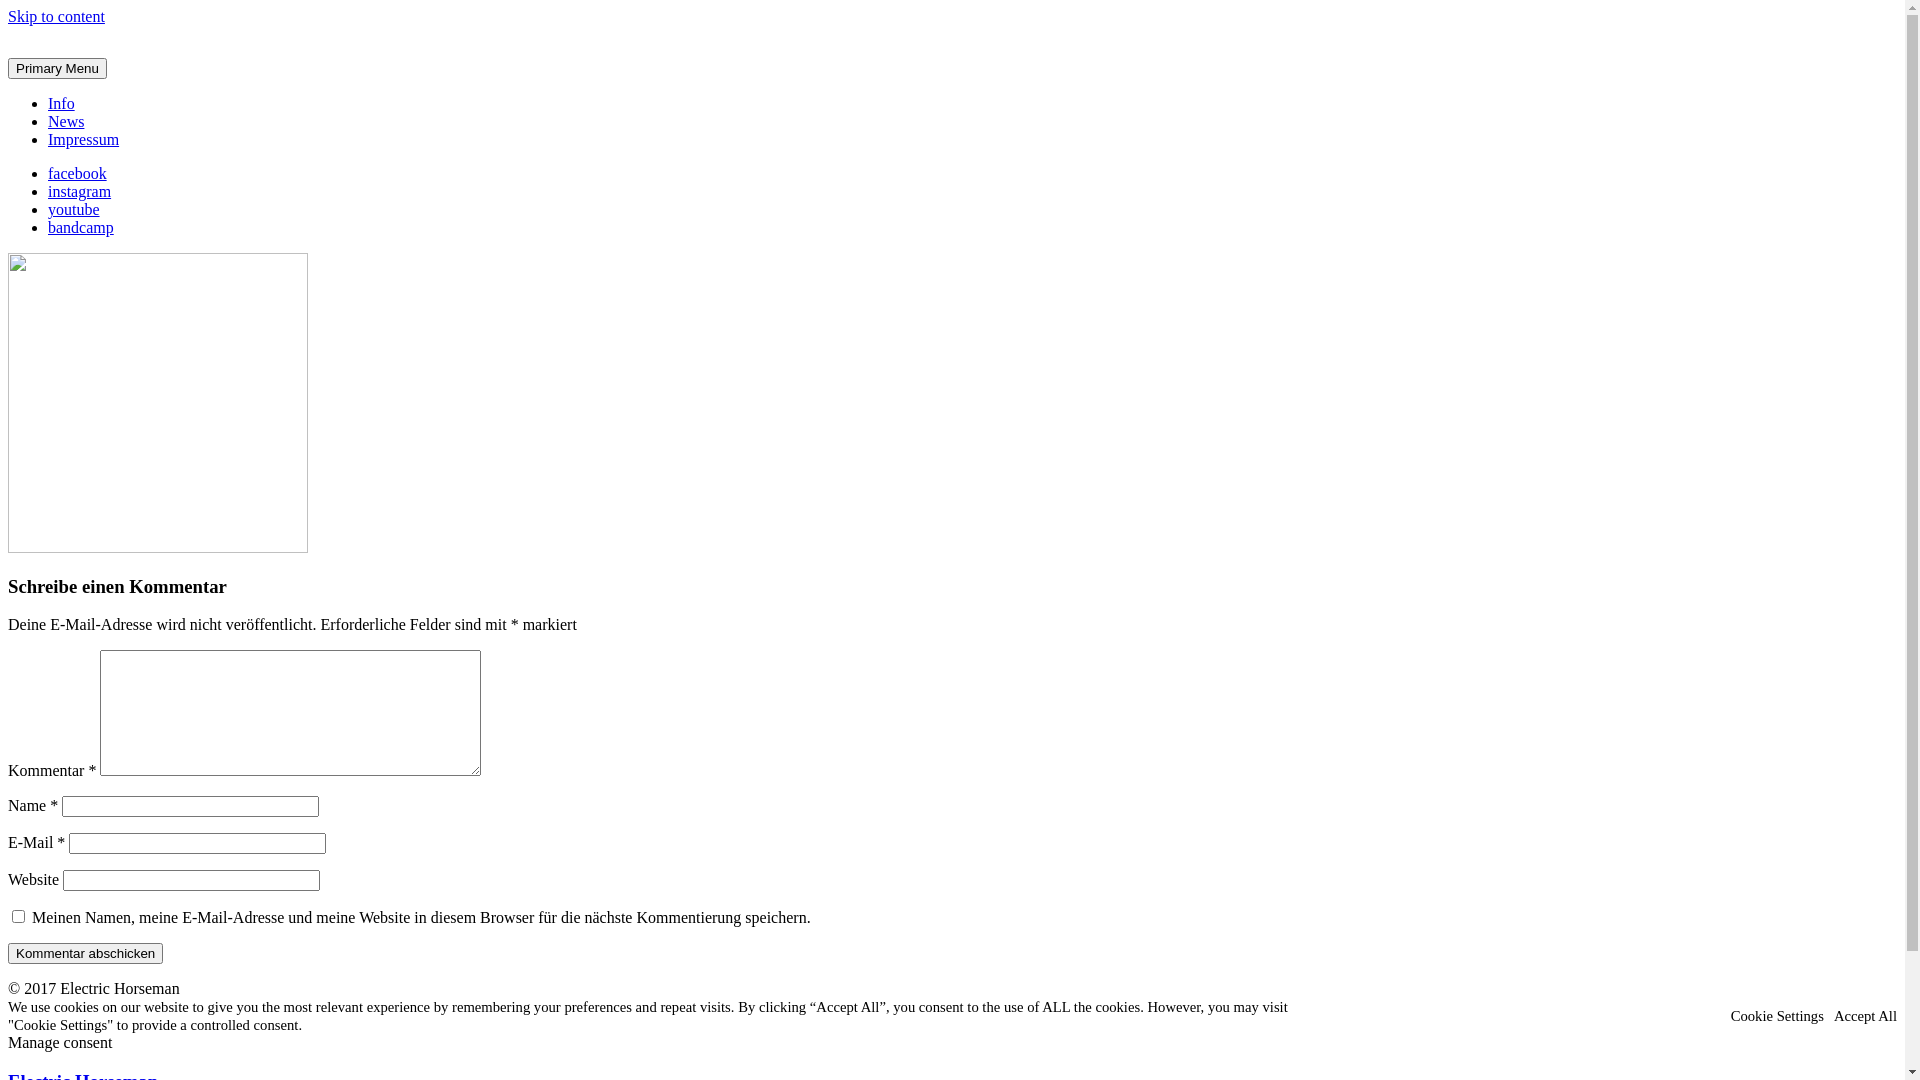 The height and width of the screenshot is (1080, 1920). What do you see at coordinates (66, 121) in the screenshot?
I see `'News'` at bounding box center [66, 121].